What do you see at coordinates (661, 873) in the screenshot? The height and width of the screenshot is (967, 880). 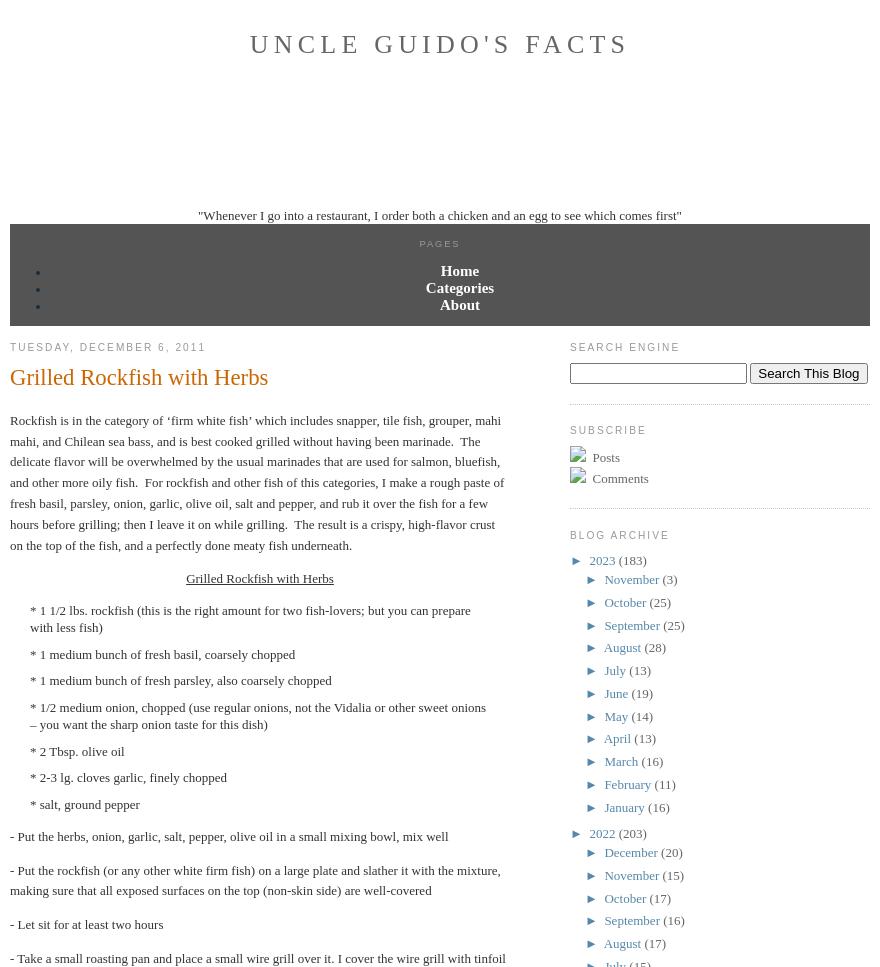 I see `'(15)'` at bounding box center [661, 873].